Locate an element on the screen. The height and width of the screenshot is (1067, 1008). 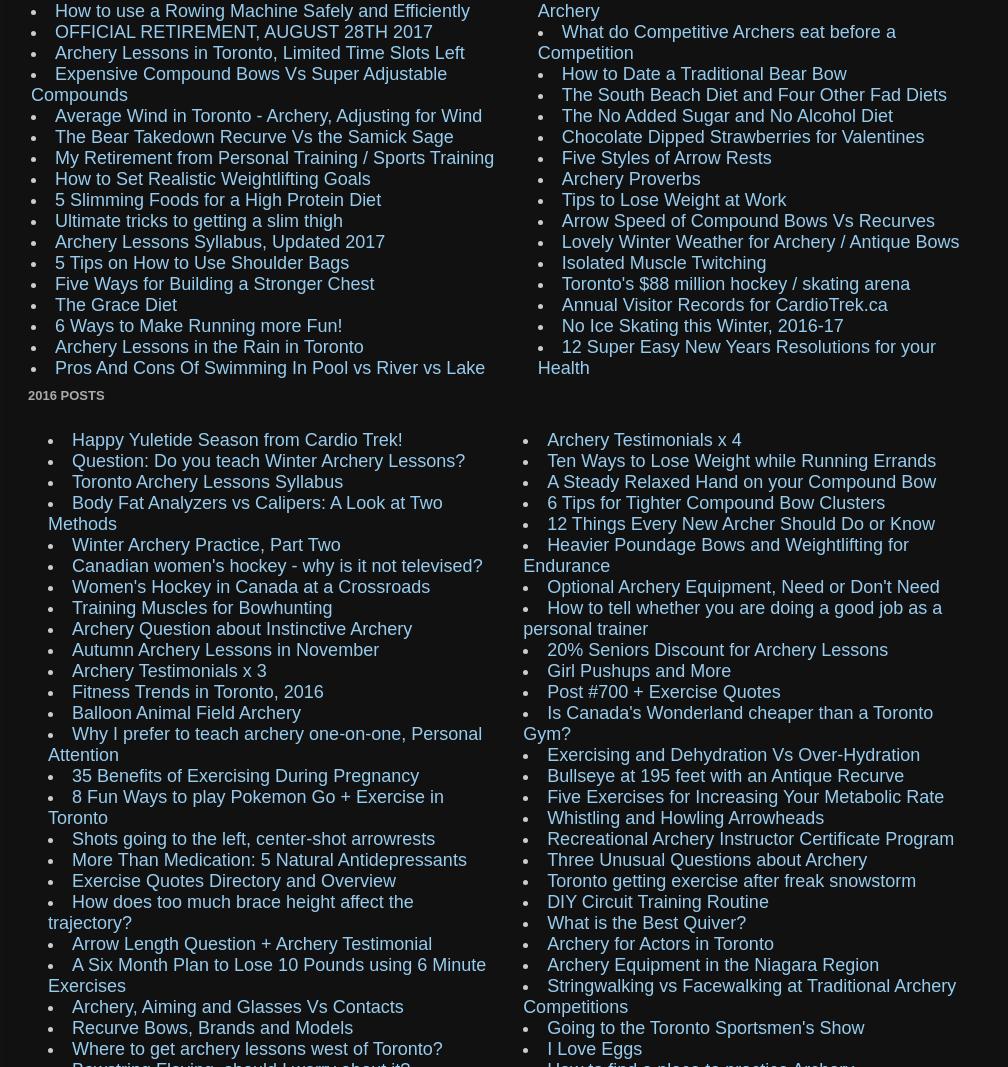
'What is the Best Quiver?' is located at coordinates (646, 921).